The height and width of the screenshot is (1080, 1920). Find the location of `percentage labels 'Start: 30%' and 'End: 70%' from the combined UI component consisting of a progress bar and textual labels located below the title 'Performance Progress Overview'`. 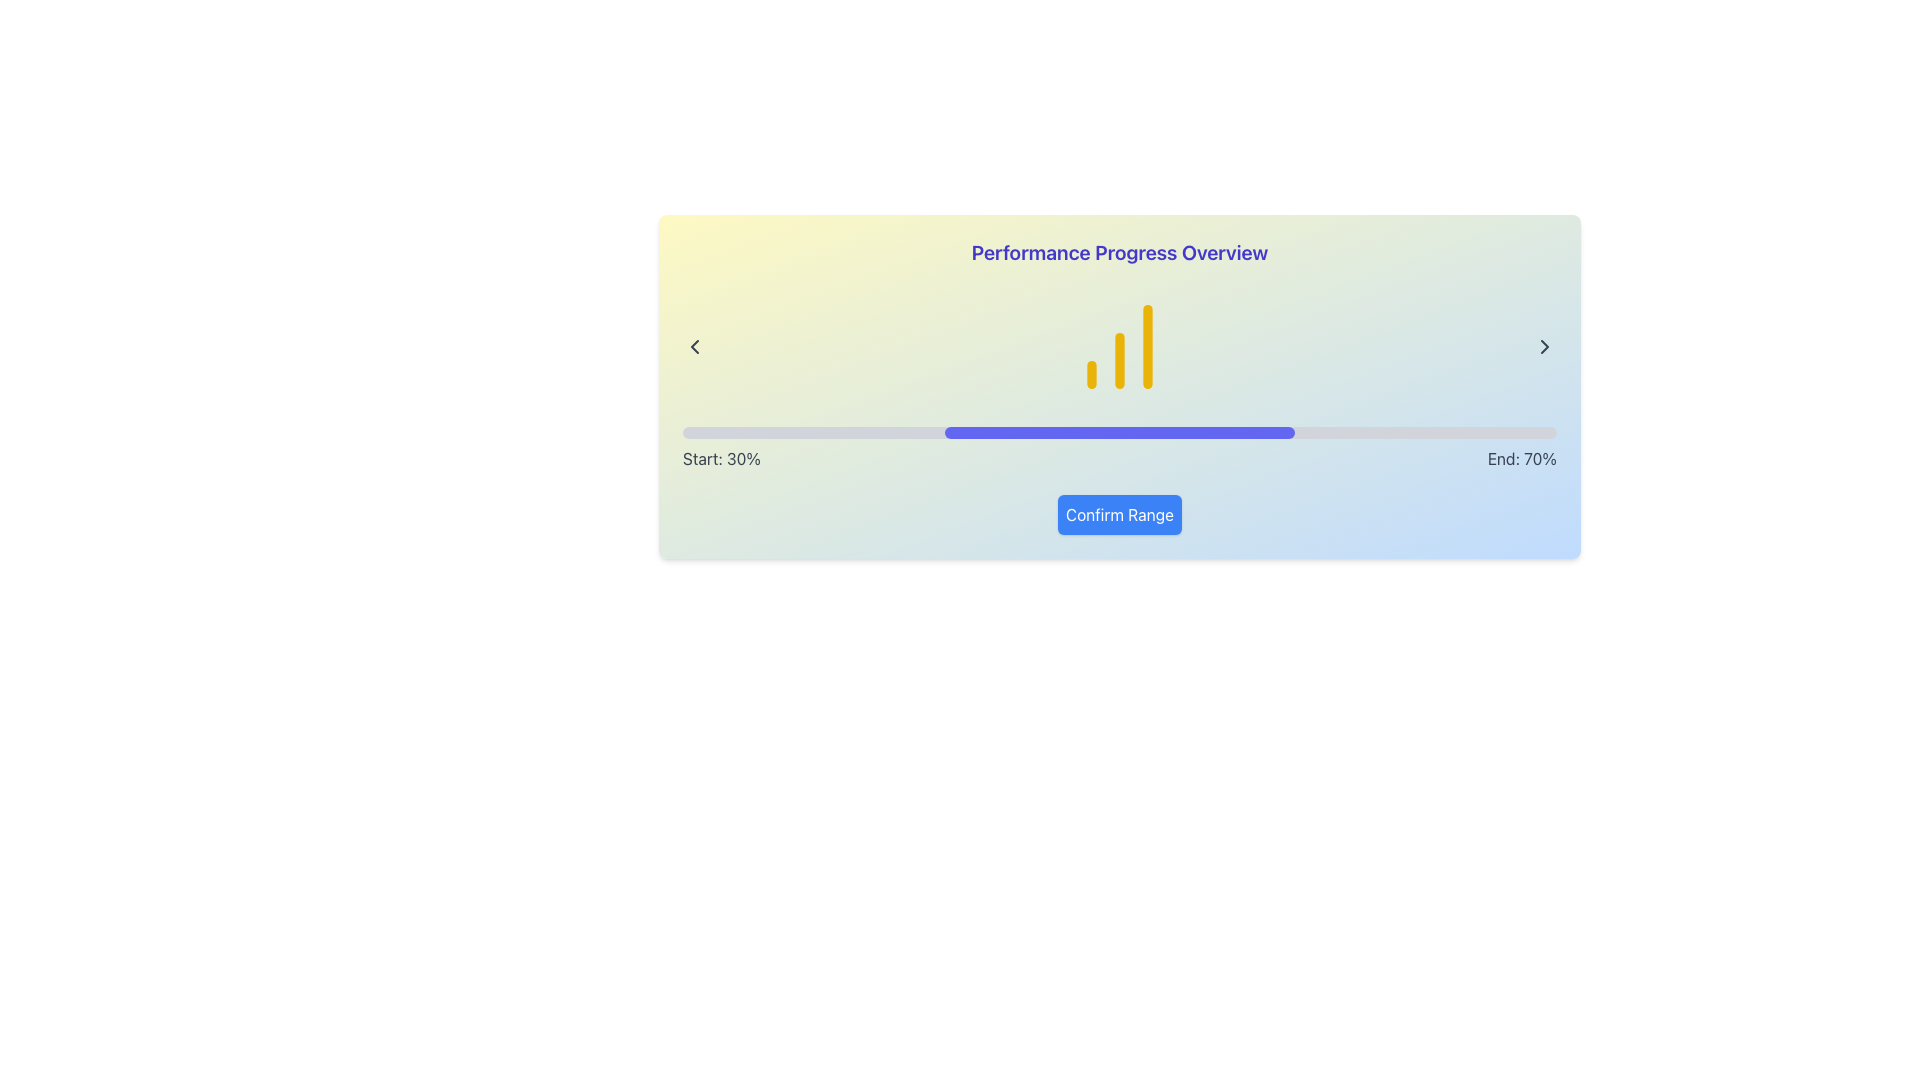

percentage labels 'Start: 30%' and 'End: 70%' from the combined UI component consisting of a progress bar and textual labels located below the title 'Performance Progress Overview' is located at coordinates (1118, 447).